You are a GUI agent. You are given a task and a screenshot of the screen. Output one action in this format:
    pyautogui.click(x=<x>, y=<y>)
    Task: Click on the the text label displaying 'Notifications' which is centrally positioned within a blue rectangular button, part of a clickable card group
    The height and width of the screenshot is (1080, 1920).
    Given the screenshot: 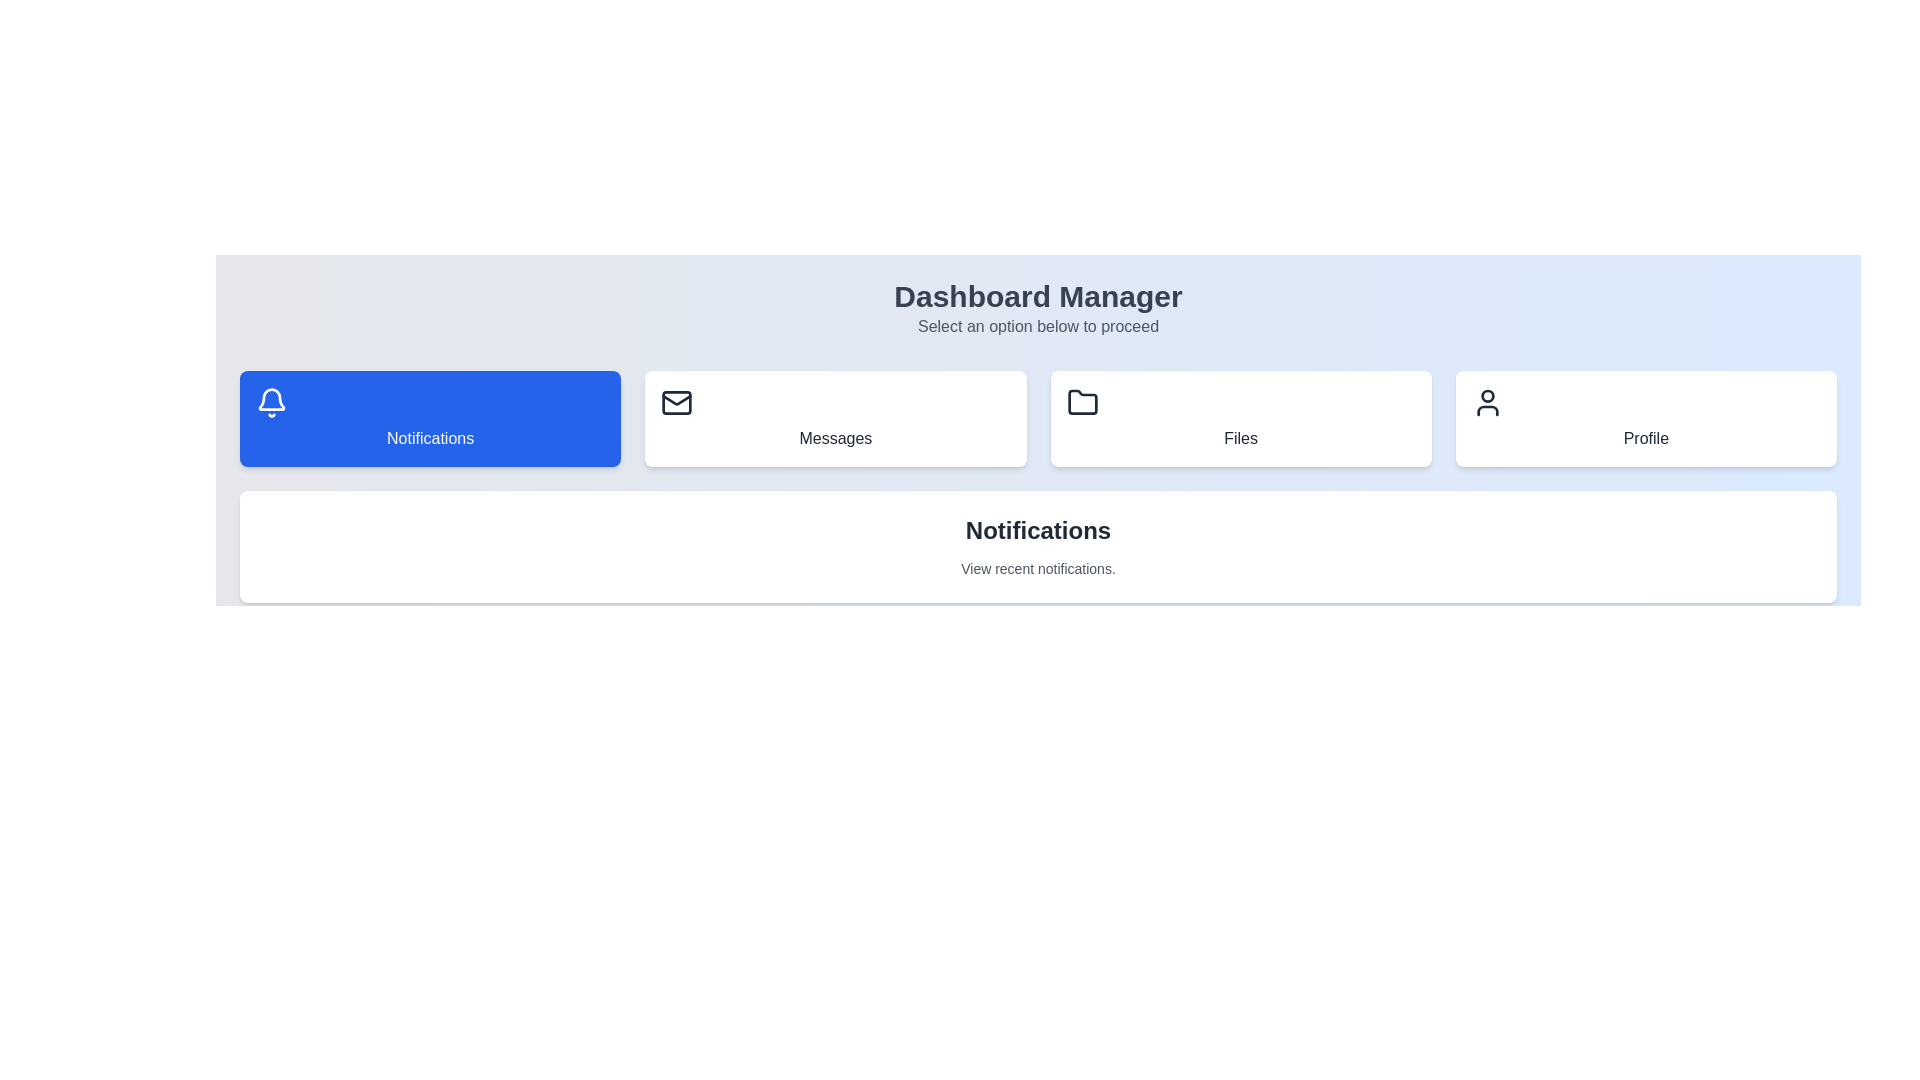 What is the action you would take?
    pyautogui.click(x=429, y=438)
    